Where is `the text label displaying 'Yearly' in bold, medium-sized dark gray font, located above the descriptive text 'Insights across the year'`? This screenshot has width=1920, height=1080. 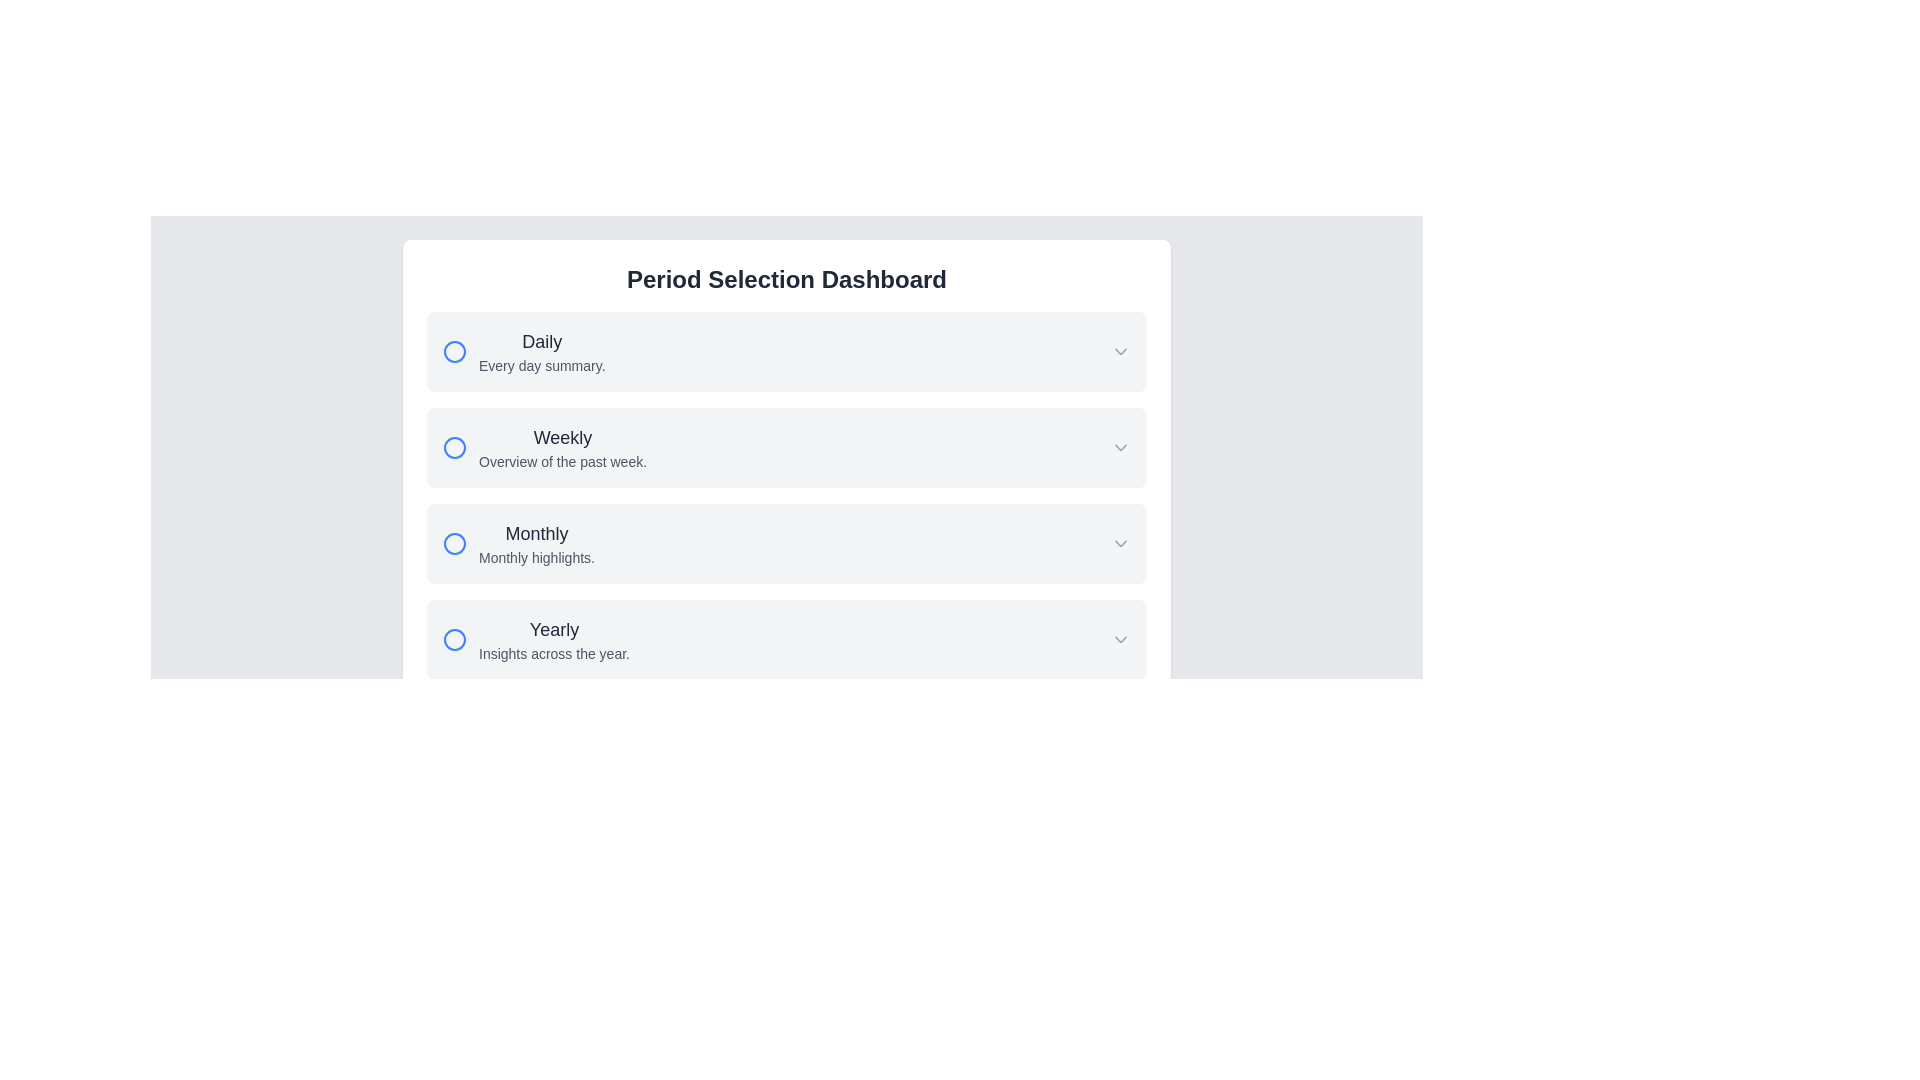 the text label displaying 'Yearly' in bold, medium-sized dark gray font, located above the descriptive text 'Insights across the year' is located at coordinates (554, 628).